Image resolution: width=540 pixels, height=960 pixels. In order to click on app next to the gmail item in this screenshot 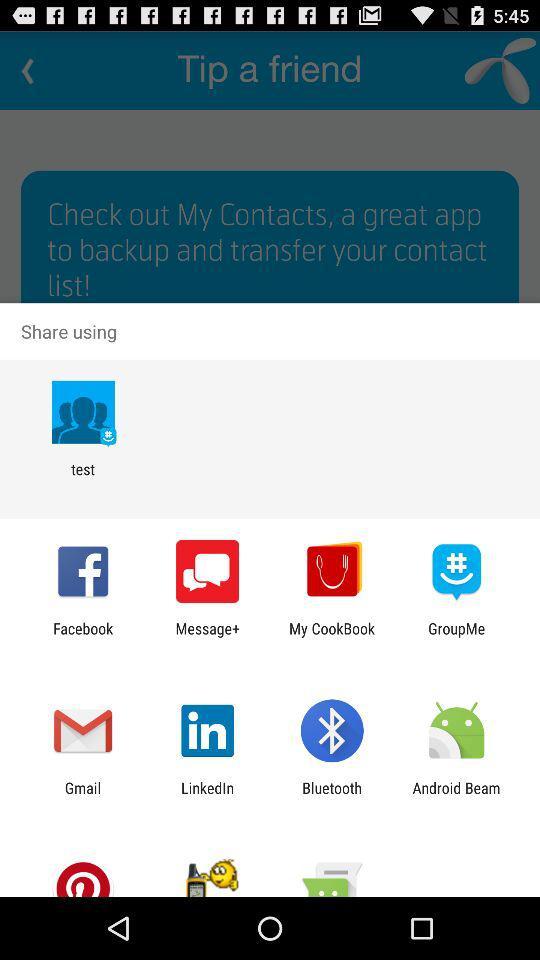, I will do `click(206, 796)`.